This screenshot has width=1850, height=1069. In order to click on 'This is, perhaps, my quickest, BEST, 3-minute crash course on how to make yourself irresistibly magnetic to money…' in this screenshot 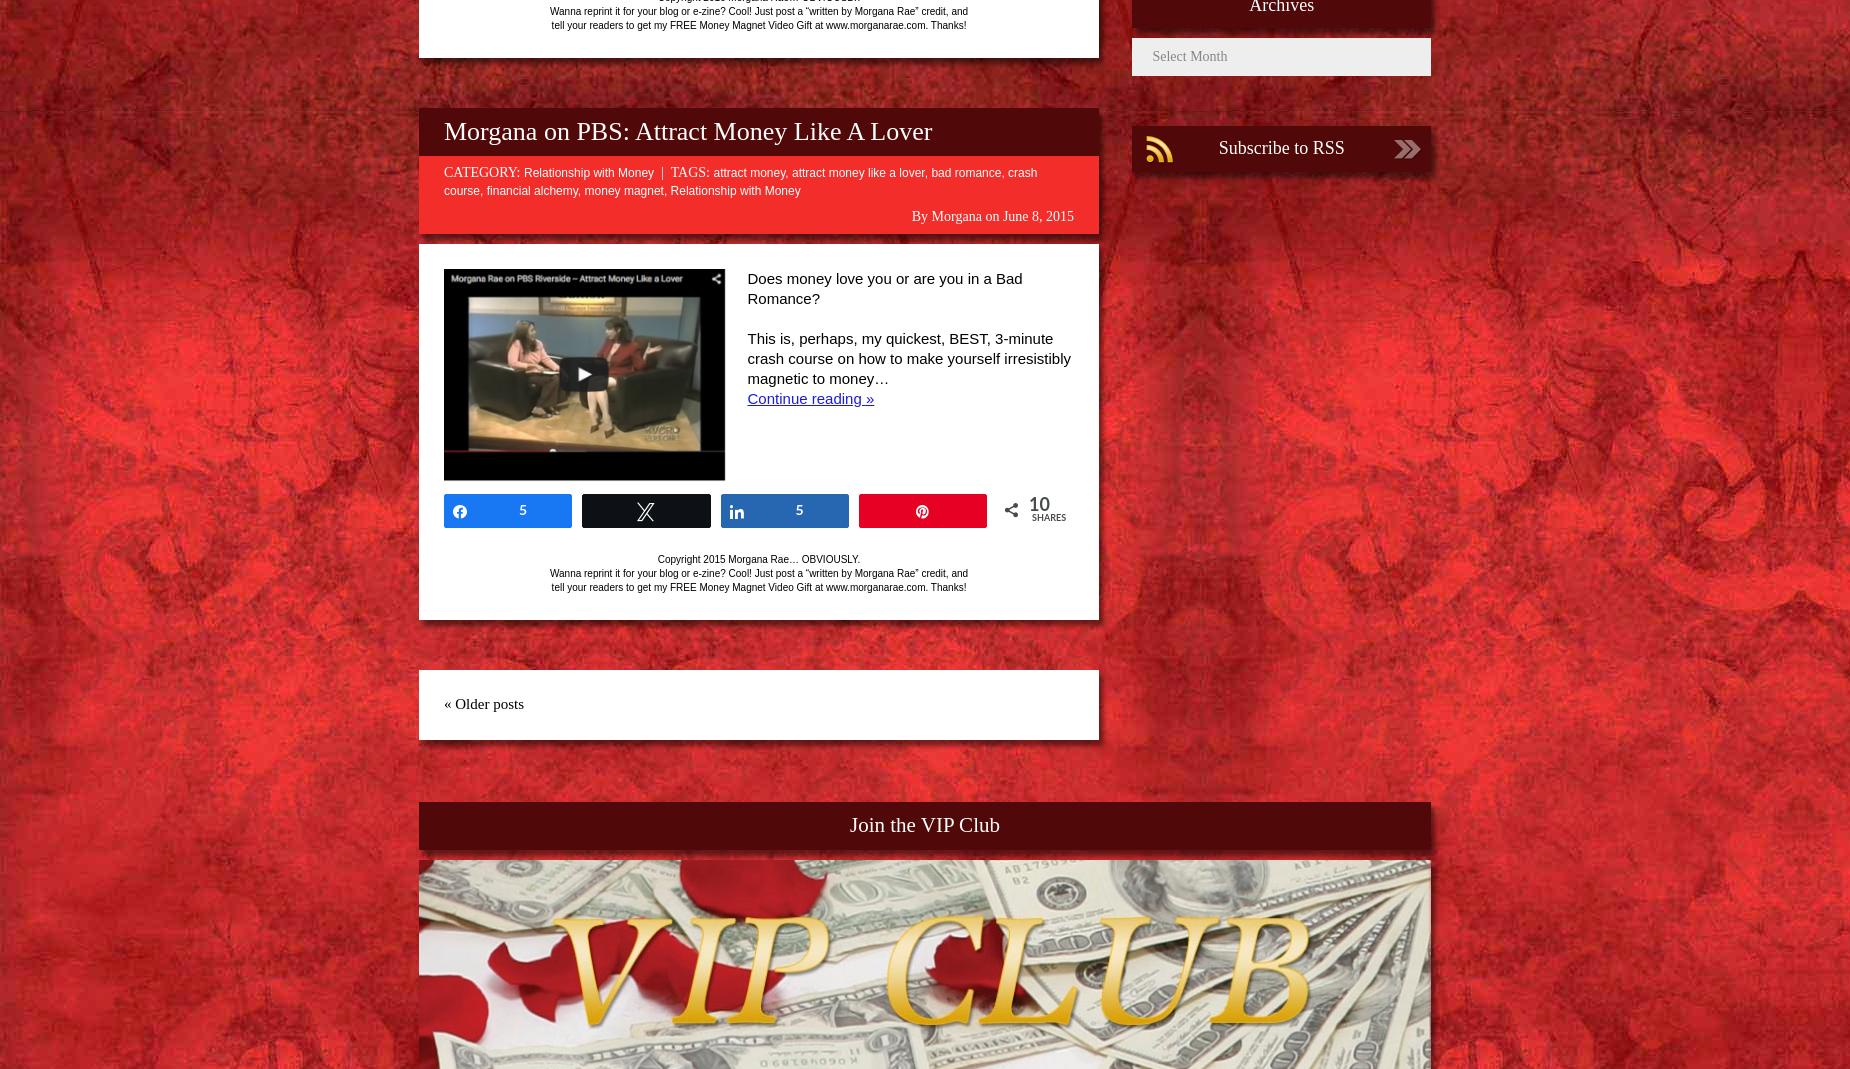, I will do `click(908, 358)`.